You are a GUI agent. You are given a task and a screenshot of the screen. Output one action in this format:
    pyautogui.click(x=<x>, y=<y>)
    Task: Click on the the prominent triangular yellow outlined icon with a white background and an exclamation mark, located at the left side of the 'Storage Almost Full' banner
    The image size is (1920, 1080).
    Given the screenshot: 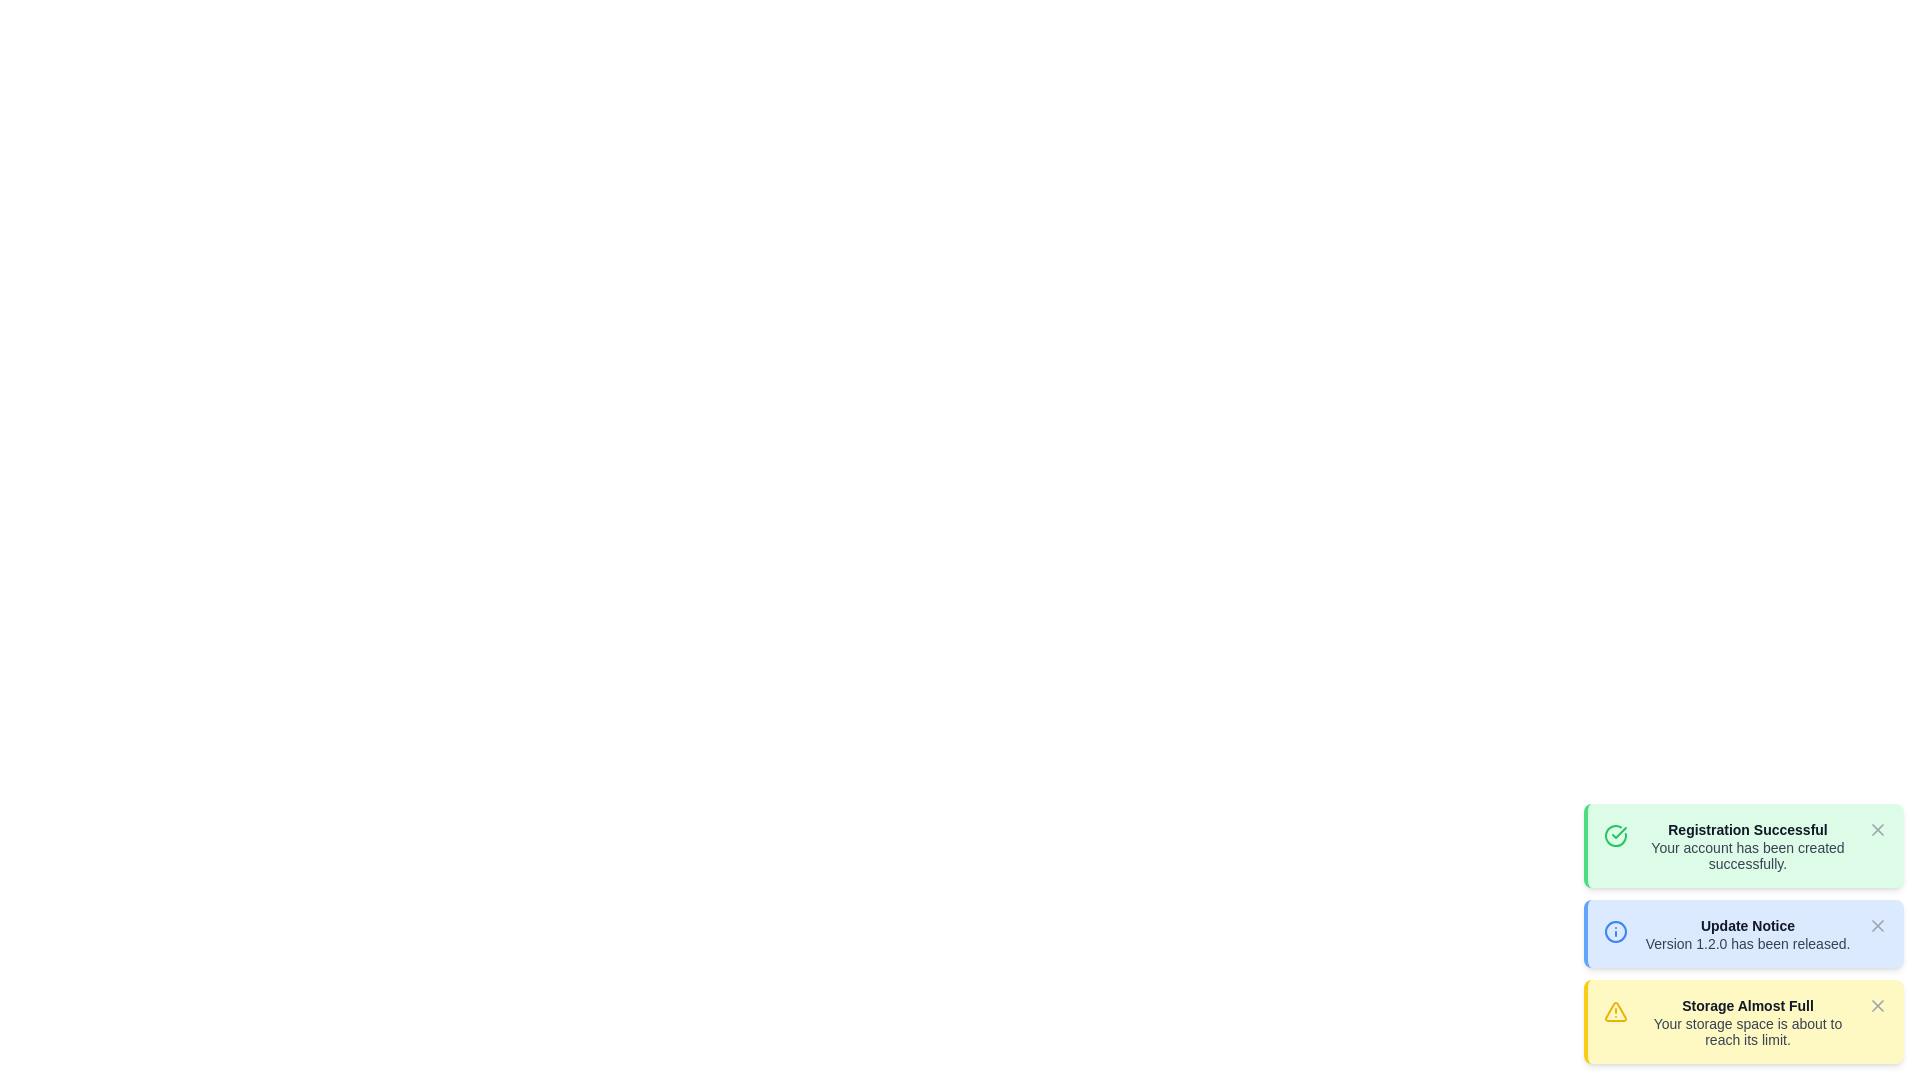 What is the action you would take?
    pyautogui.click(x=1616, y=1010)
    